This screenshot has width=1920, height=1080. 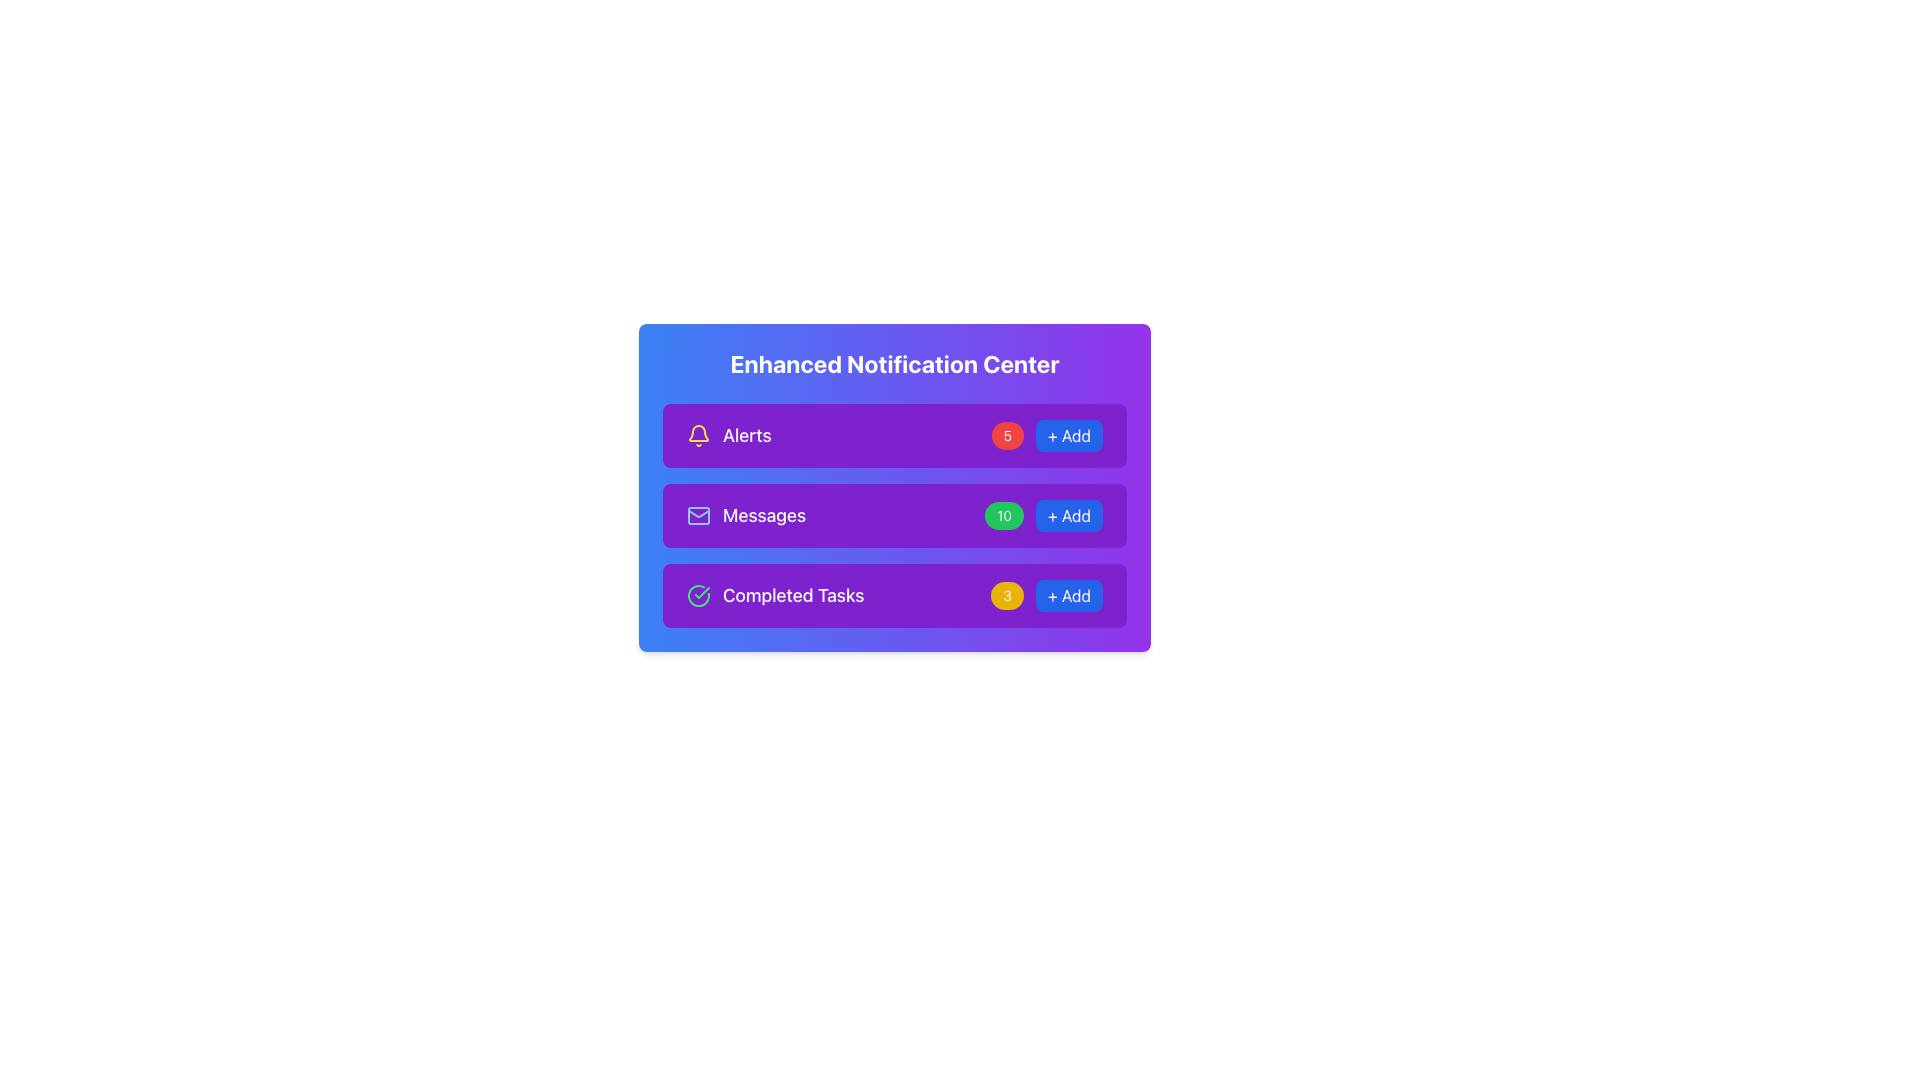 I want to click on the icon that indicates tasks in the 'Completed Tasks' section, located to the left of the text 'Completed Tasks', so click(x=699, y=595).